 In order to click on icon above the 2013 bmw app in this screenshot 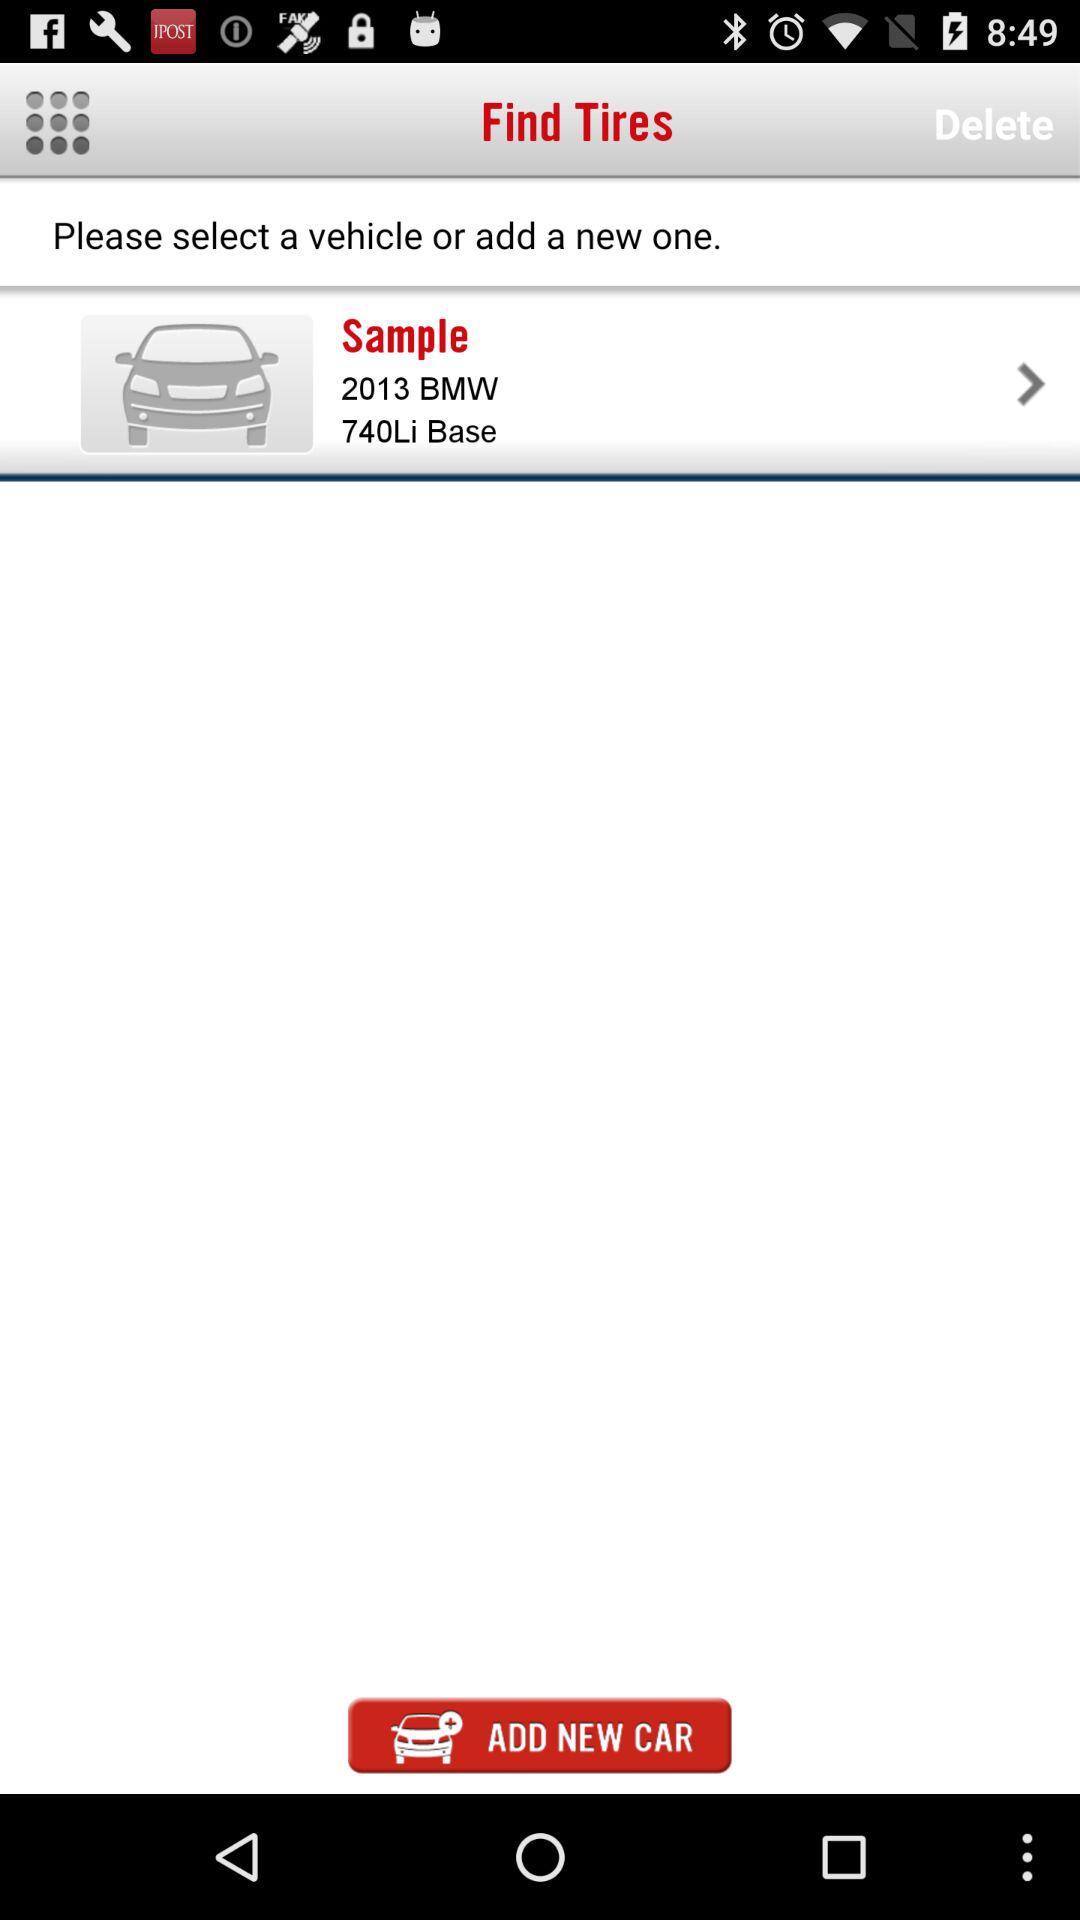, I will do `click(675, 336)`.